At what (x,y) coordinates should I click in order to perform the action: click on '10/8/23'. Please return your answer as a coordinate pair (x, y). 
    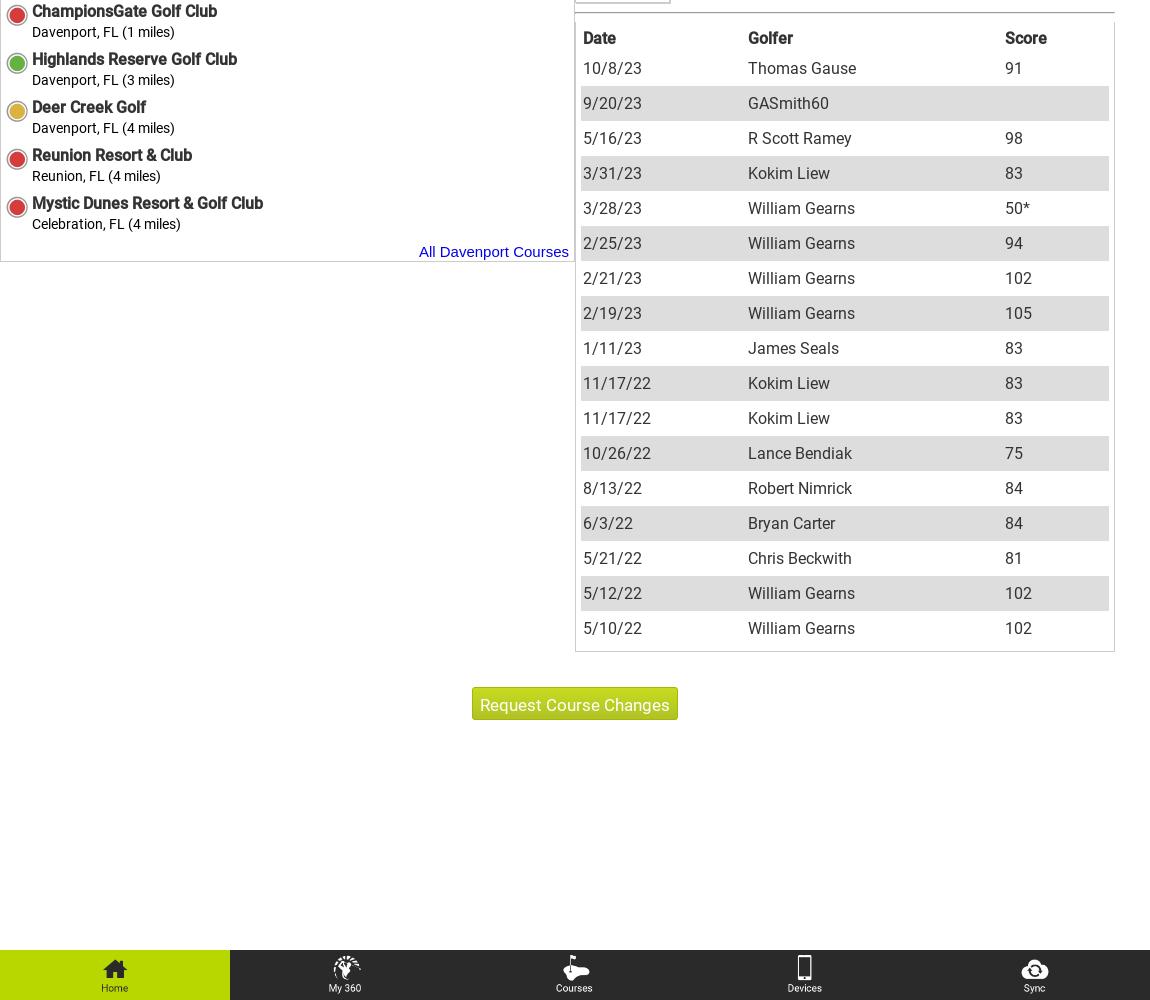
    Looking at the image, I should click on (582, 66).